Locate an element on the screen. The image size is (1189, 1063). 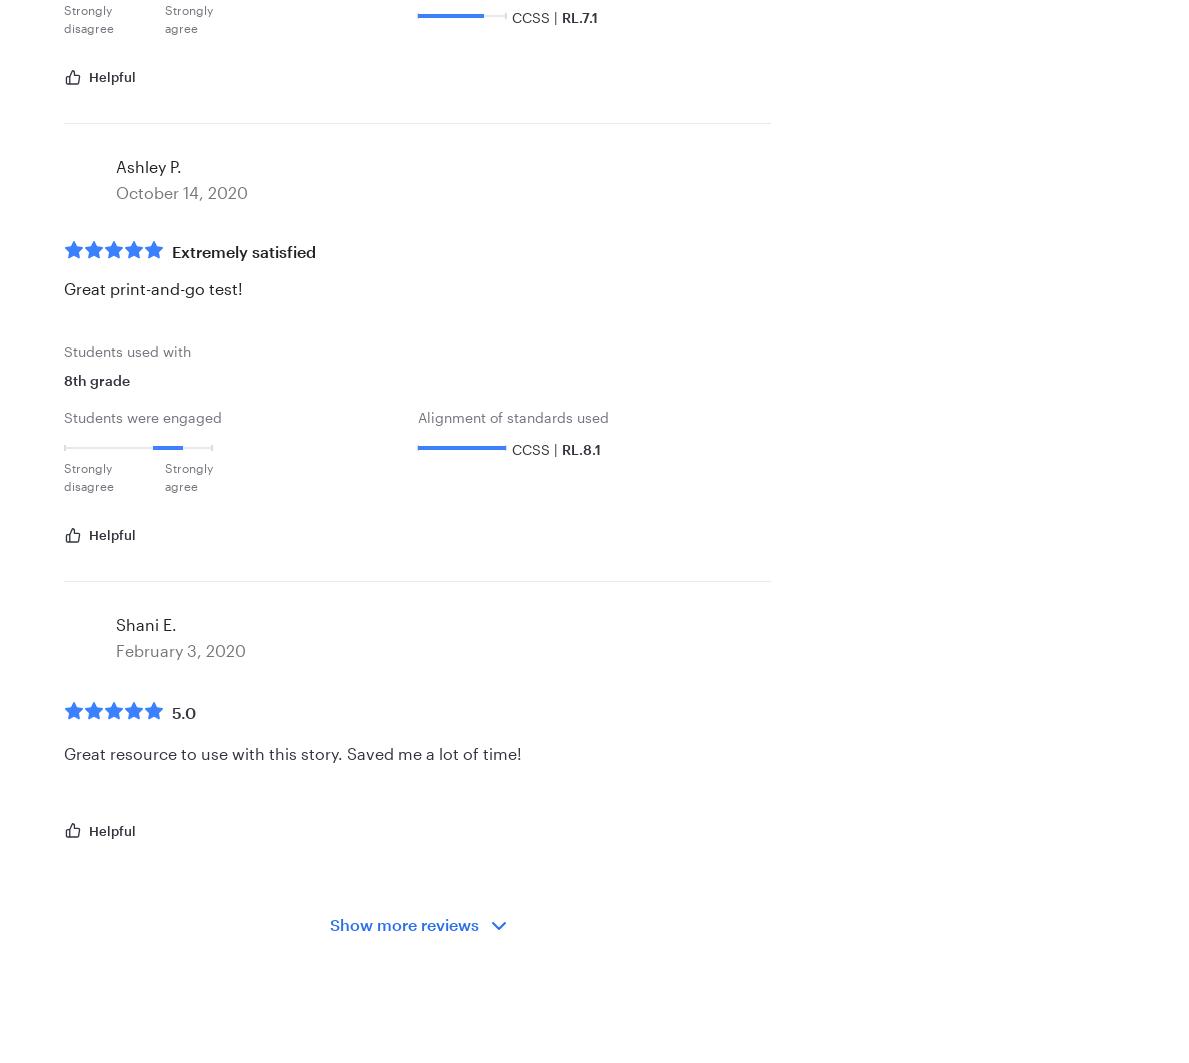
'5.0' is located at coordinates (172, 711).